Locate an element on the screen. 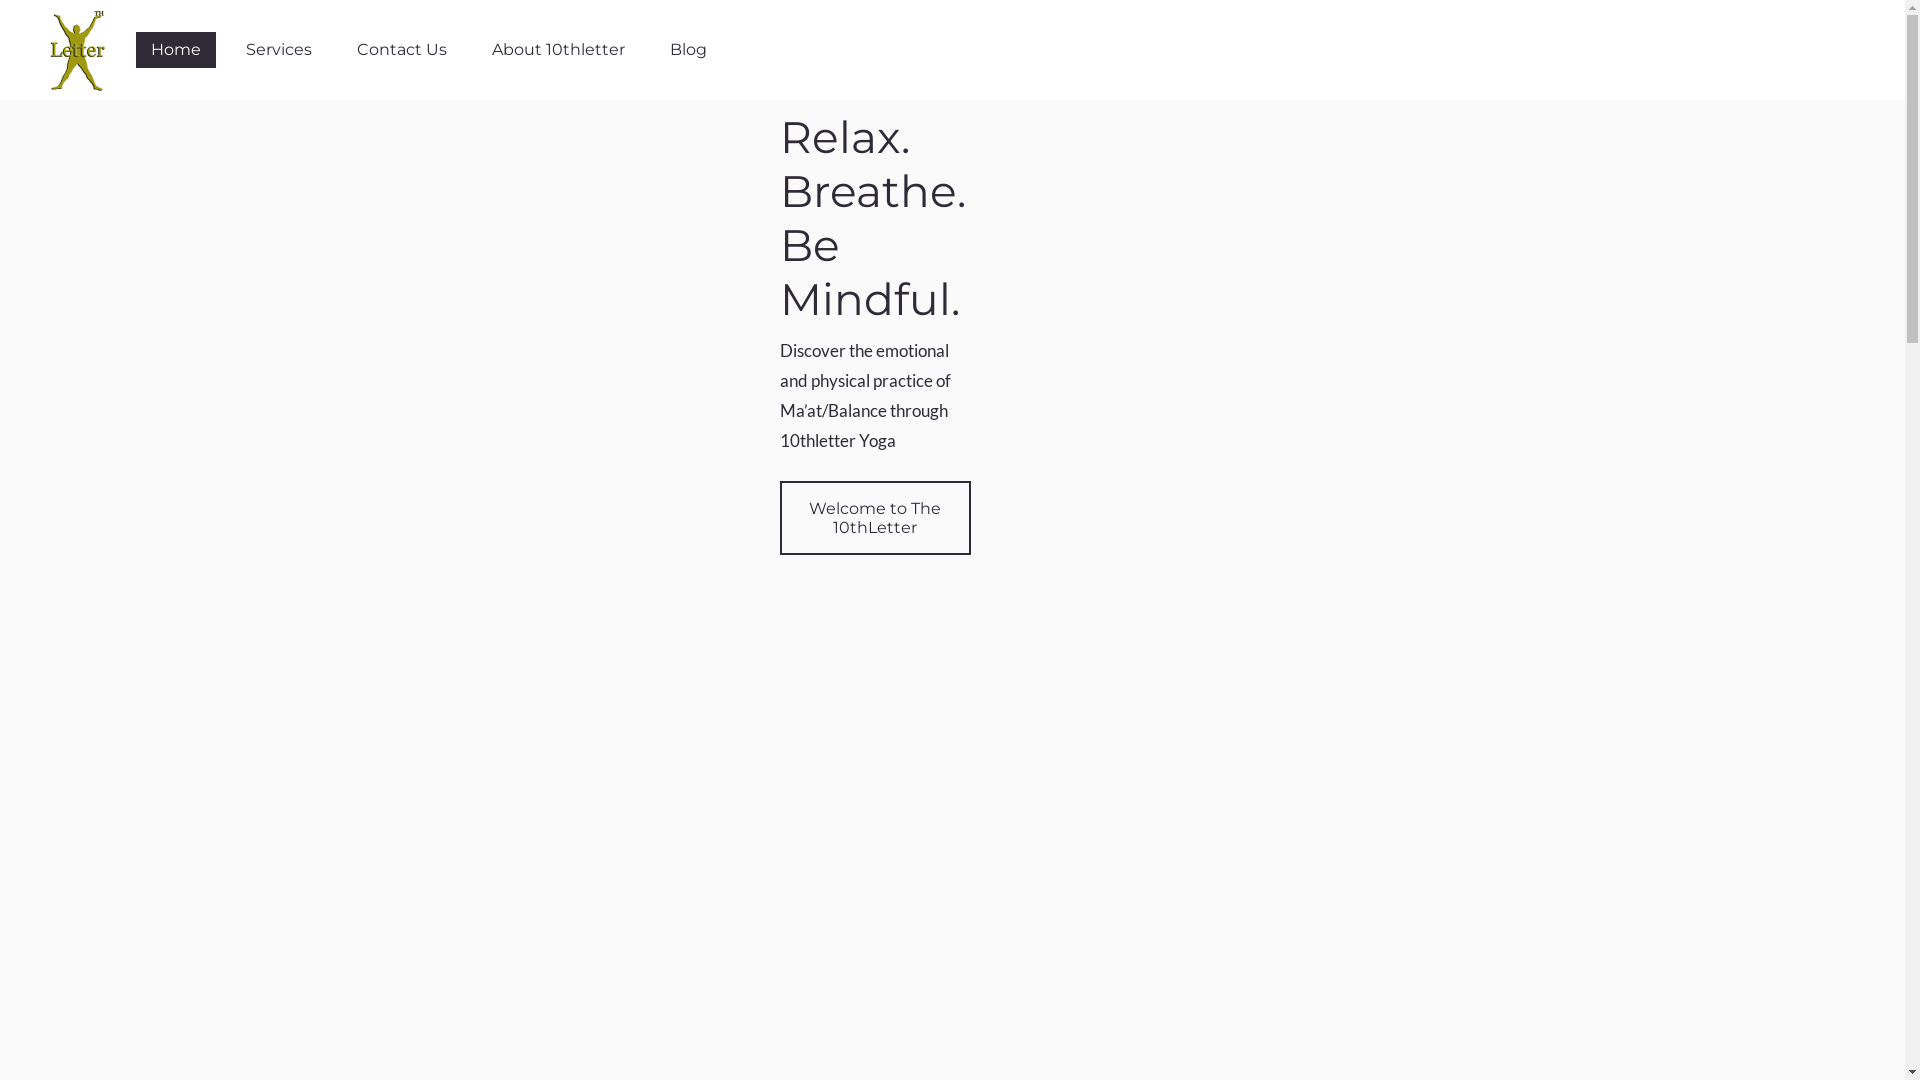 The image size is (1920, 1080). 'Contact Us' is located at coordinates (401, 49).